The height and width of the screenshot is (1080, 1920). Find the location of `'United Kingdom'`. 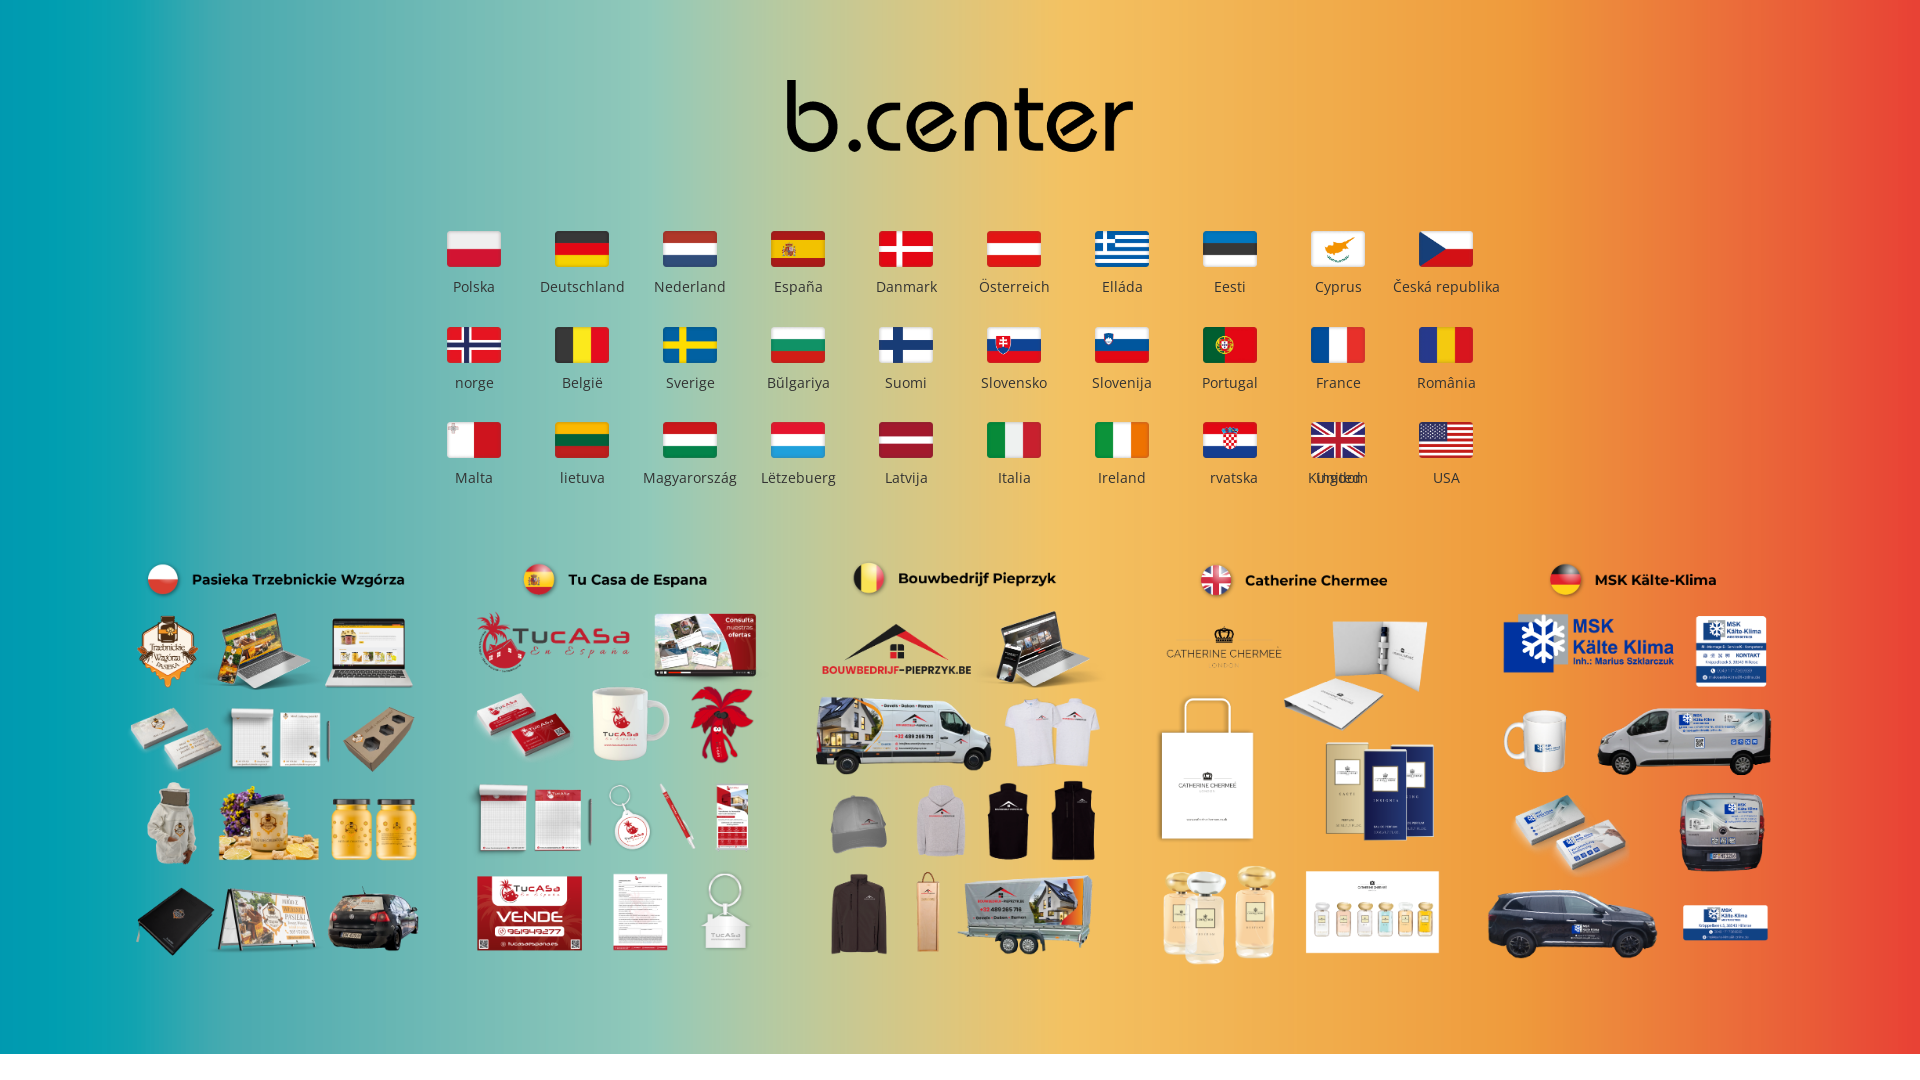

'United Kingdom' is located at coordinates (1308, 477).